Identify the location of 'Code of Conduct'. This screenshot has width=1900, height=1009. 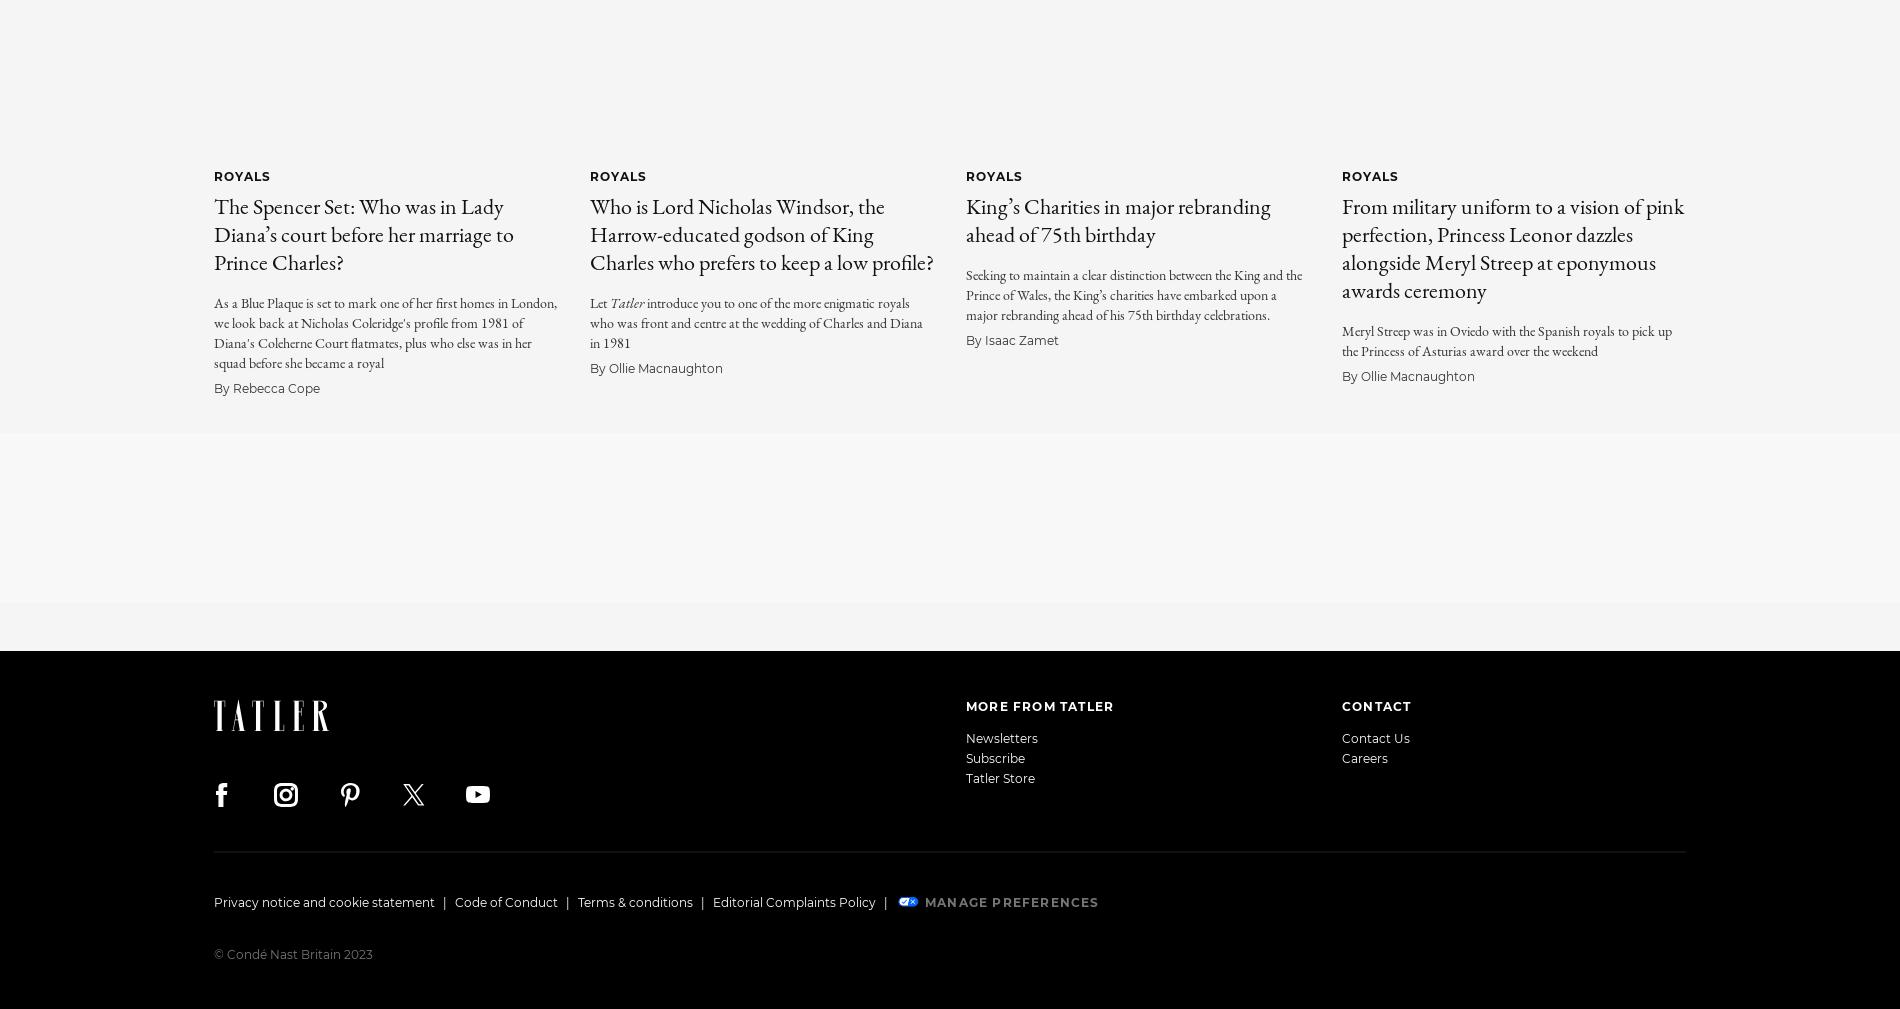
(454, 901).